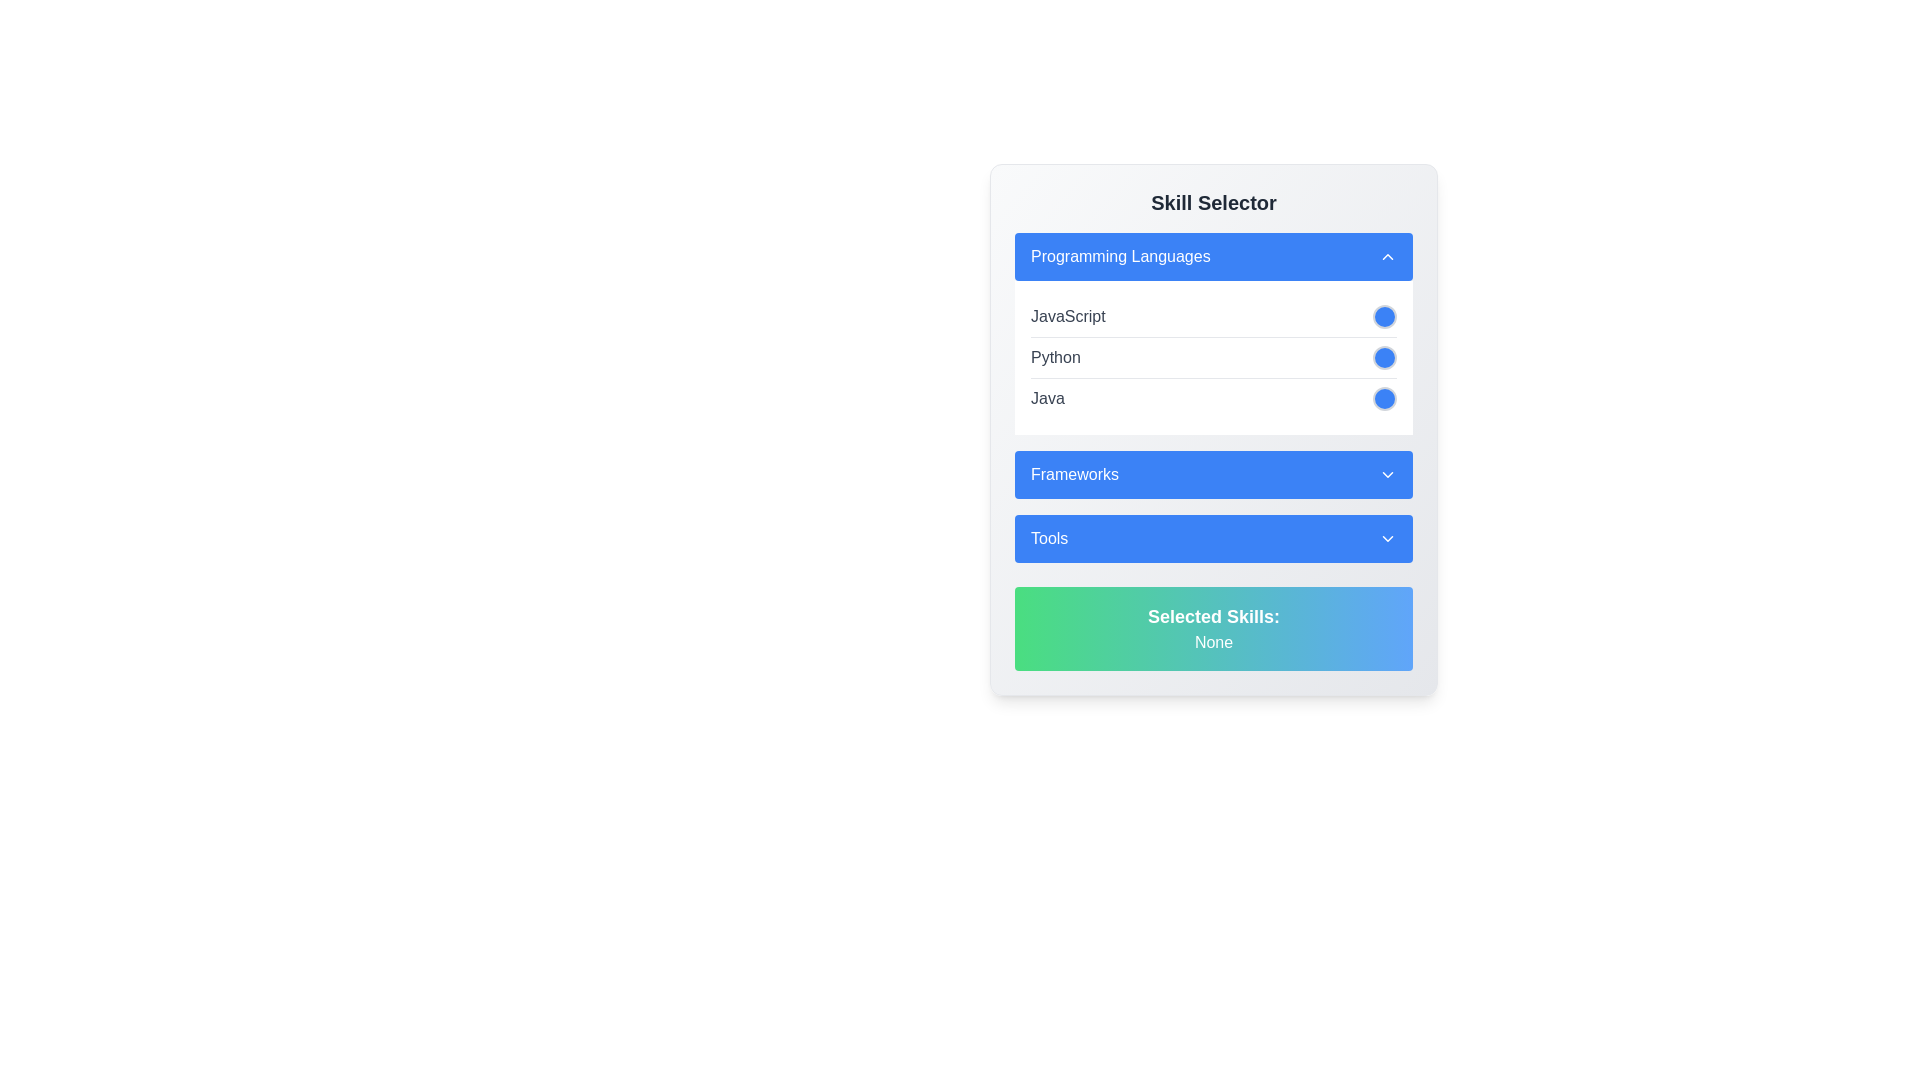 Image resolution: width=1920 pixels, height=1080 pixels. Describe the element at coordinates (1384, 398) in the screenshot. I see `the circular blue button with a white border located to the far right of the 'Java' text in the third row of the 'Programming Languages' section` at that location.